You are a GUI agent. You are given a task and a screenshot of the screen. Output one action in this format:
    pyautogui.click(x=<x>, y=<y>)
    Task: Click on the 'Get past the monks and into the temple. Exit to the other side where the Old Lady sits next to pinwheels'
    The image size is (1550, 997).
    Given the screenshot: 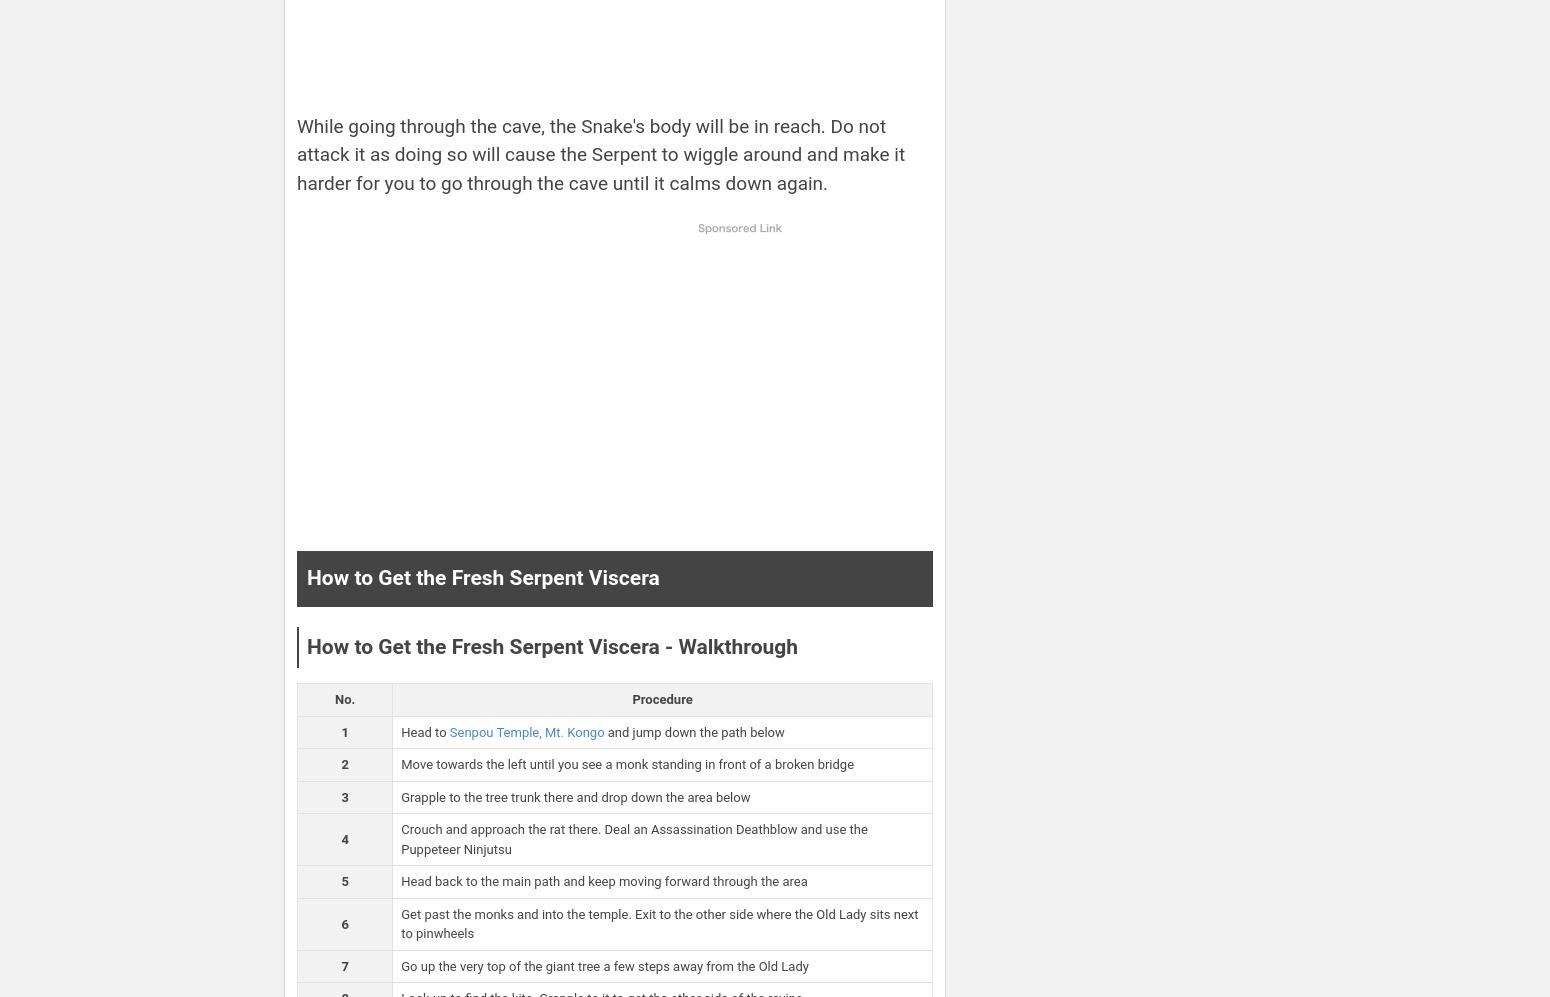 What is the action you would take?
    pyautogui.click(x=658, y=923)
    